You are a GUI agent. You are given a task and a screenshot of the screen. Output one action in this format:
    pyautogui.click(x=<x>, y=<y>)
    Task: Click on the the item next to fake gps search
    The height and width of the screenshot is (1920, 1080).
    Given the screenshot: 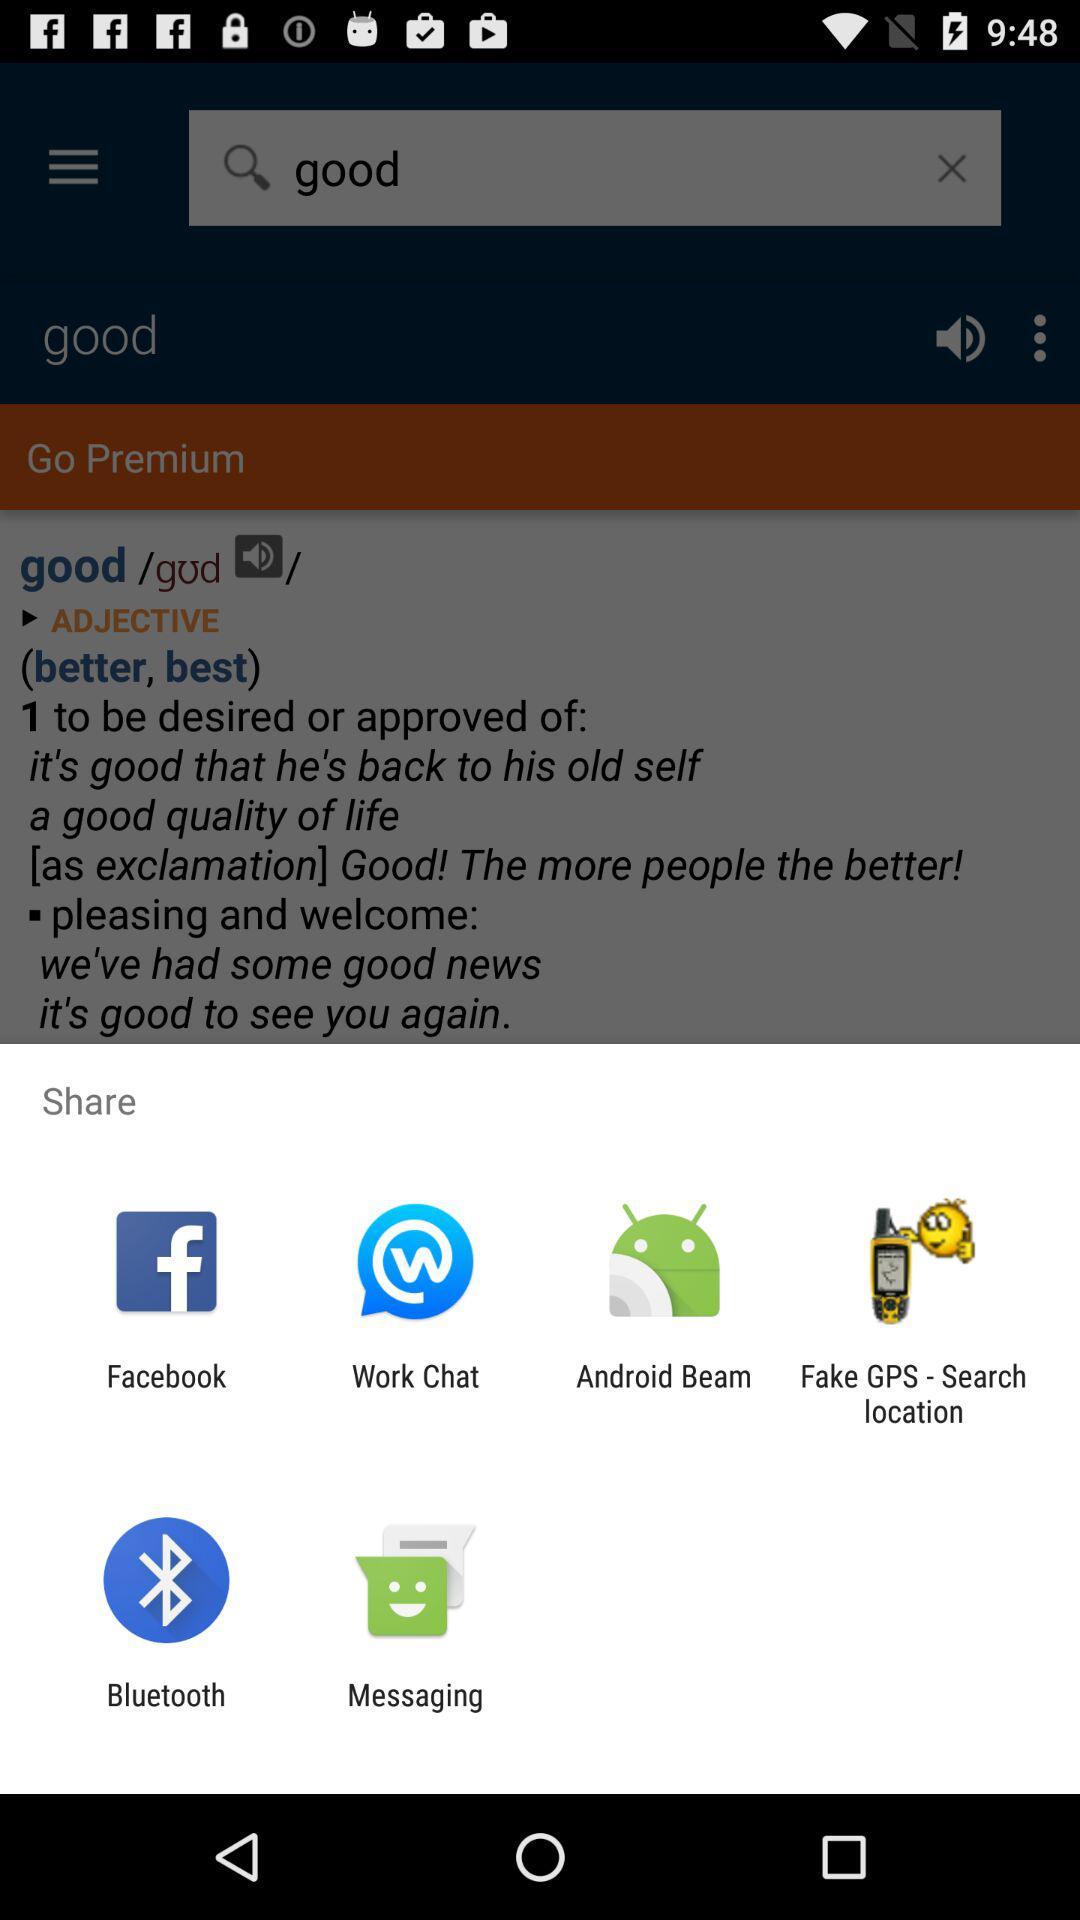 What is the action you would take?
    pyautogui.click(x=664, y=1392)
    